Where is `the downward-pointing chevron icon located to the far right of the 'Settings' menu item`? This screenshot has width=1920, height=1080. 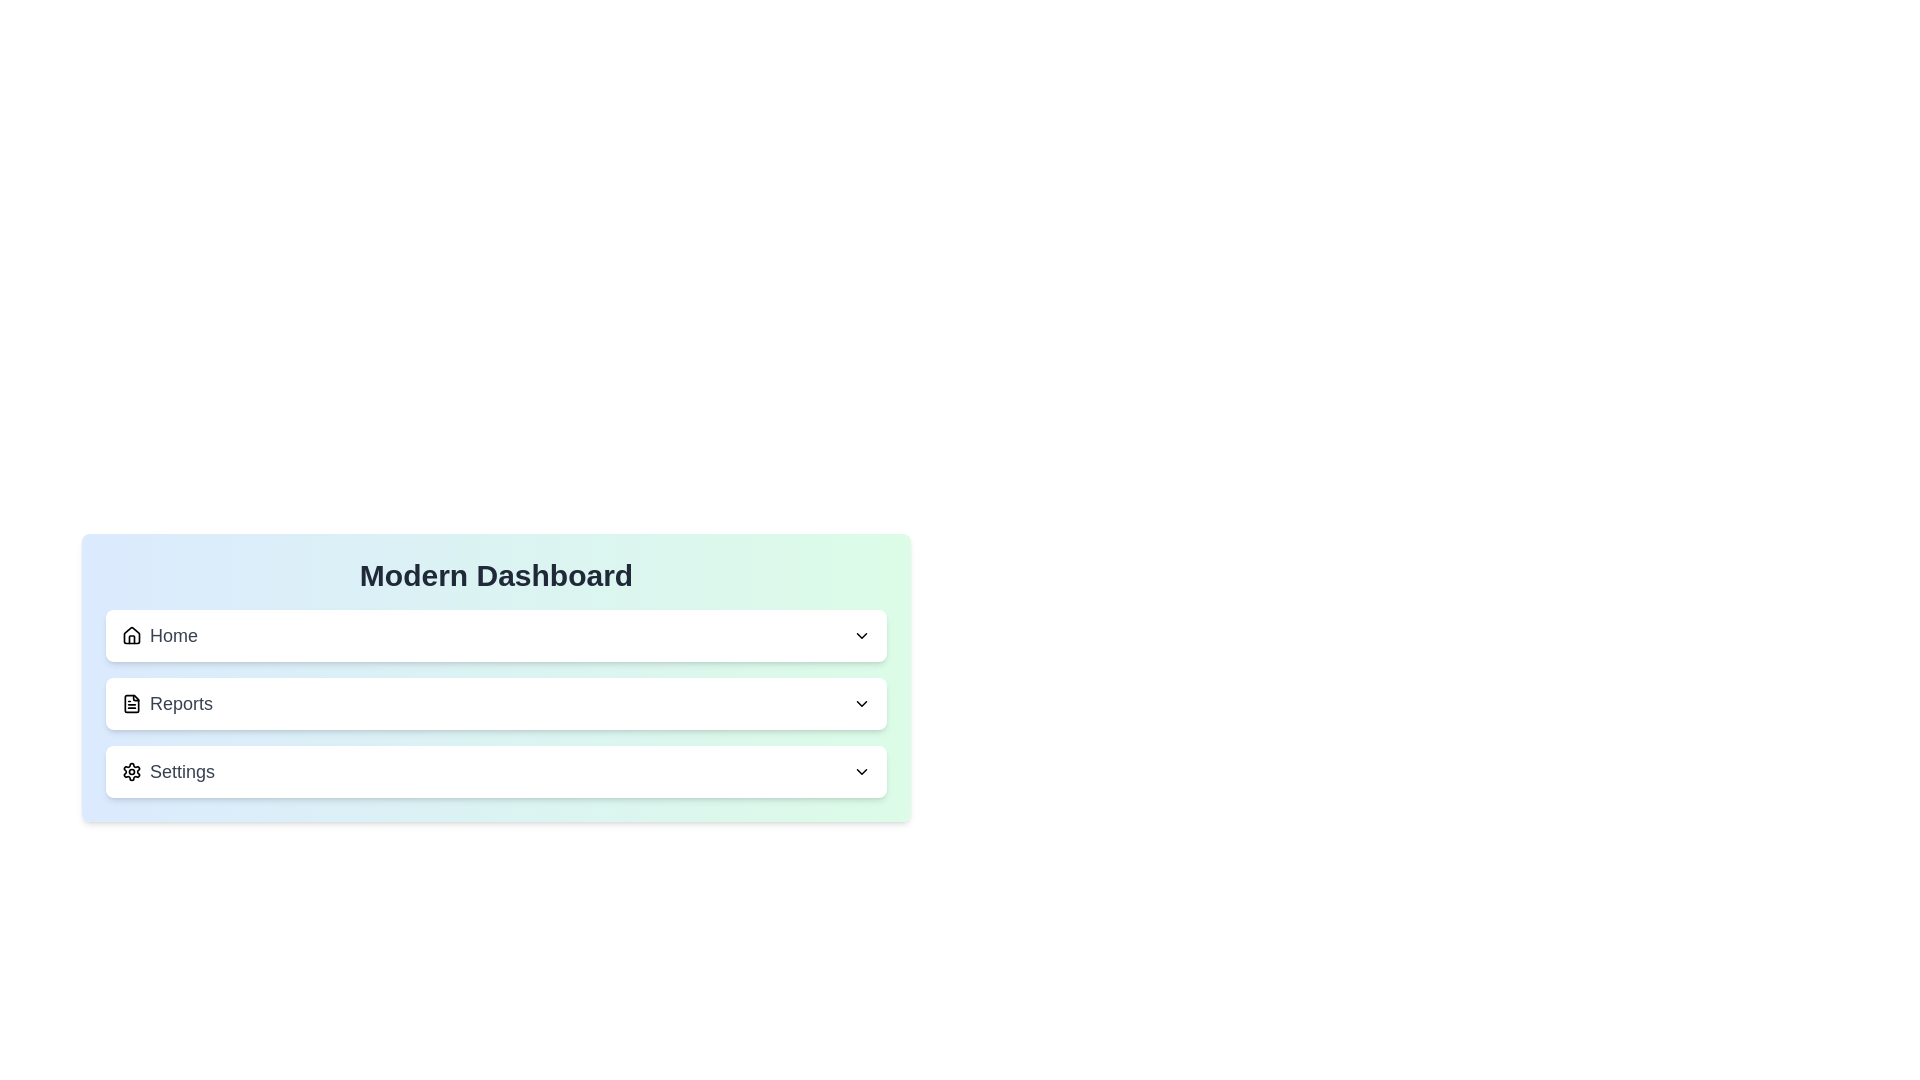 the downward-pointing chevron icon located to the far right of the 'Settings' menu item is located at coordinates (862, 770).